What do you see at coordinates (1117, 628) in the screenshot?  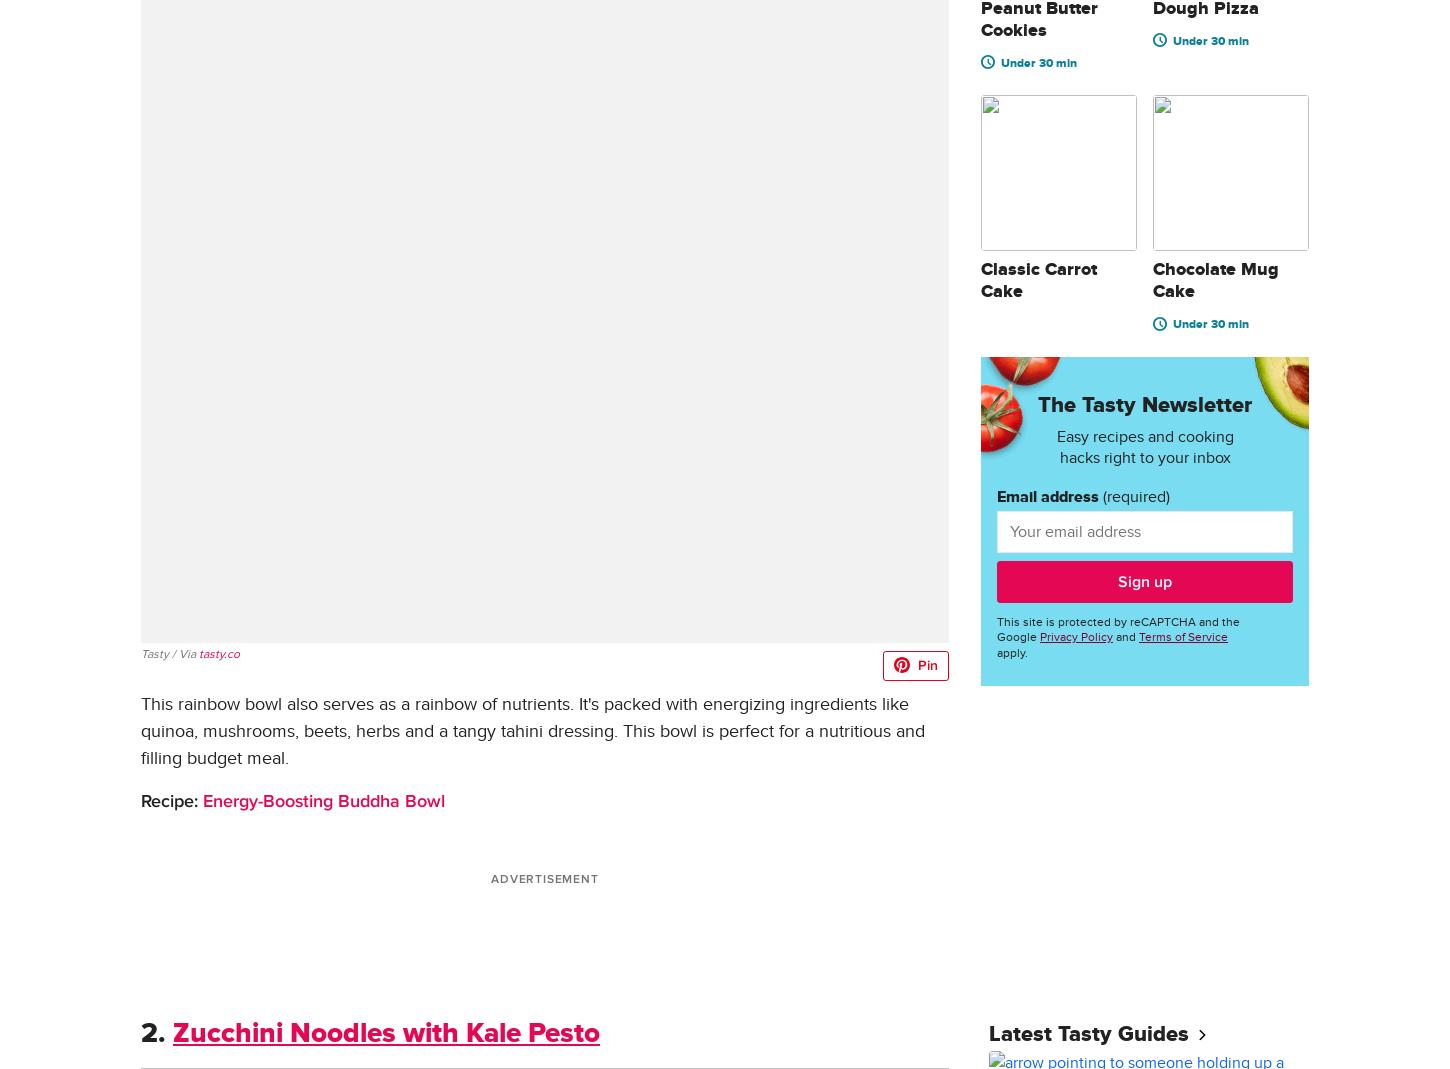 I see `'This site is protected by reCAPTCHA and the Google'` at bounding box center [1117, 628].